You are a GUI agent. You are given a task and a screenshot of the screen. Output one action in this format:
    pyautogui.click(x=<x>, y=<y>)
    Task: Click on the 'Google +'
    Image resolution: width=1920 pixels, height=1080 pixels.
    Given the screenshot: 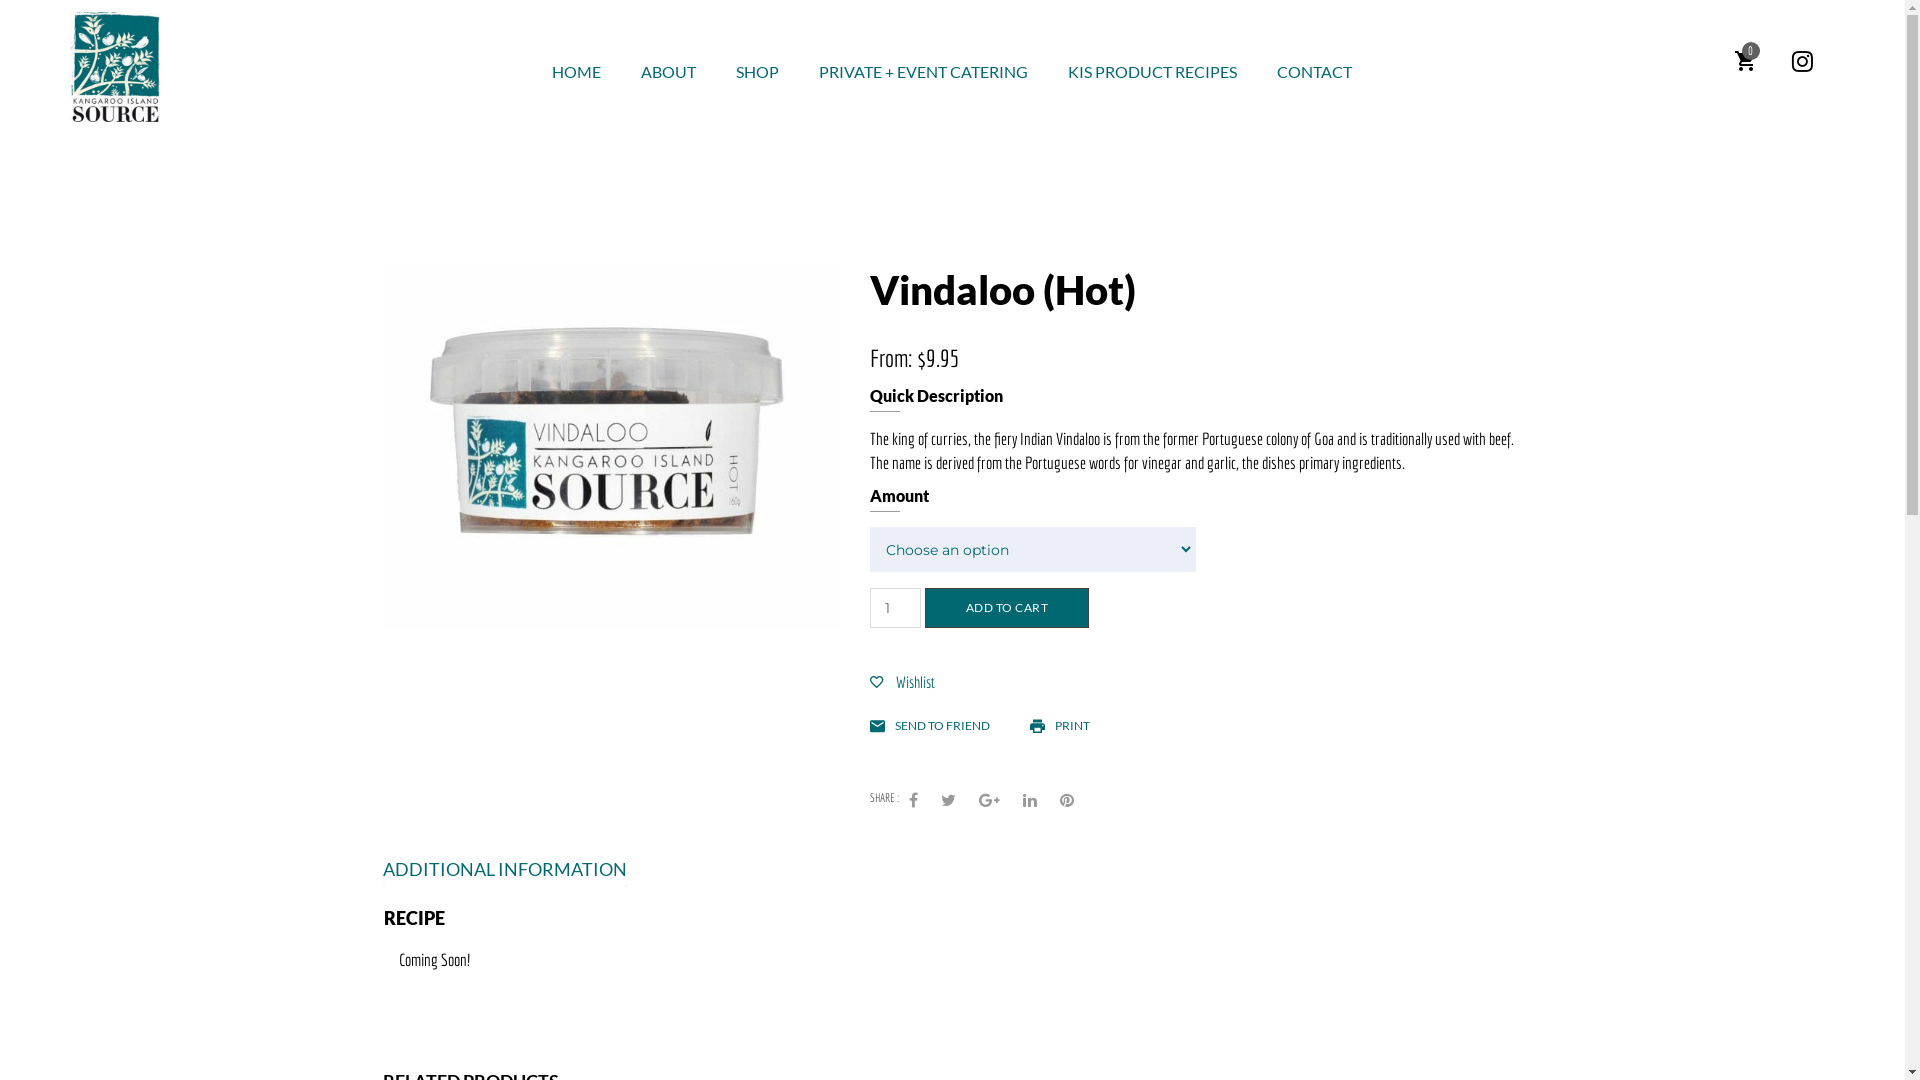 What is the action you would take?
    pyautogui.click(x=989, y=798)
    